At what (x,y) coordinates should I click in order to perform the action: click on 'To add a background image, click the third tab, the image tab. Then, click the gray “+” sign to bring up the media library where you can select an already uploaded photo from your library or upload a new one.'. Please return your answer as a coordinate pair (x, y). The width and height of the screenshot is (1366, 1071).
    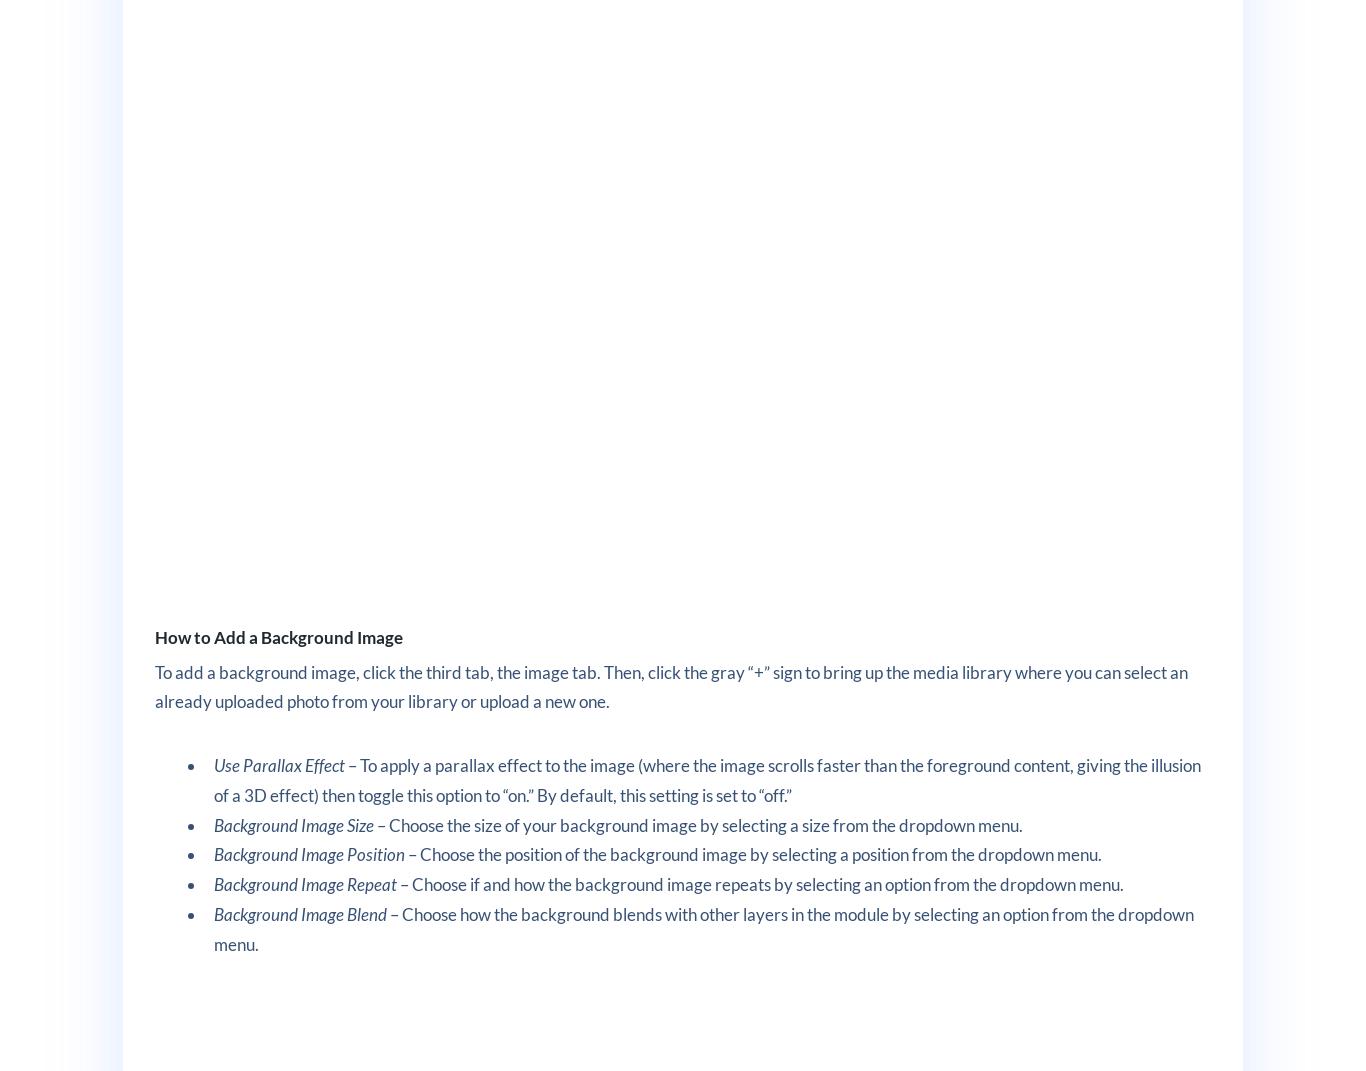
    Looking at the image, I should click on (669, 685).